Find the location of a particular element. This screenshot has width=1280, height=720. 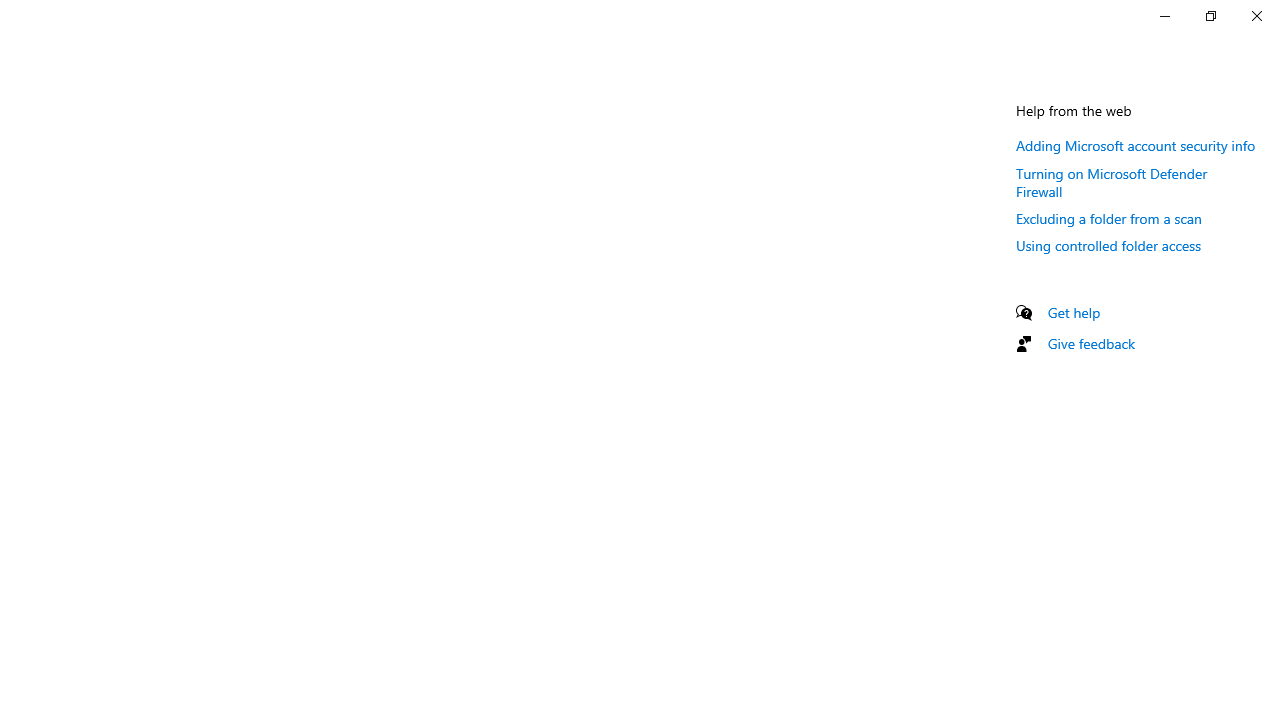

'Adding Microsoft account security info' is located at coordinates (1136, 144).